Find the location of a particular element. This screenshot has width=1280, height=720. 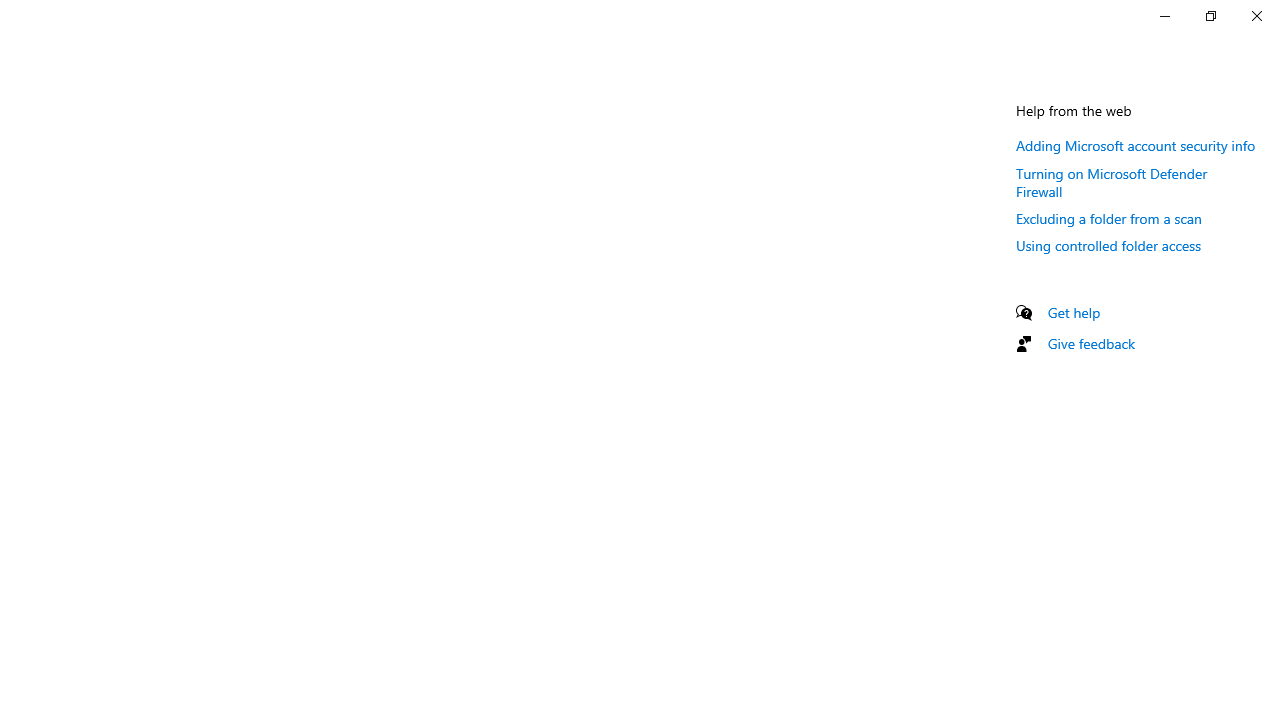

'Adding Microsoft account security info' is located at coordinates (1136, 144).